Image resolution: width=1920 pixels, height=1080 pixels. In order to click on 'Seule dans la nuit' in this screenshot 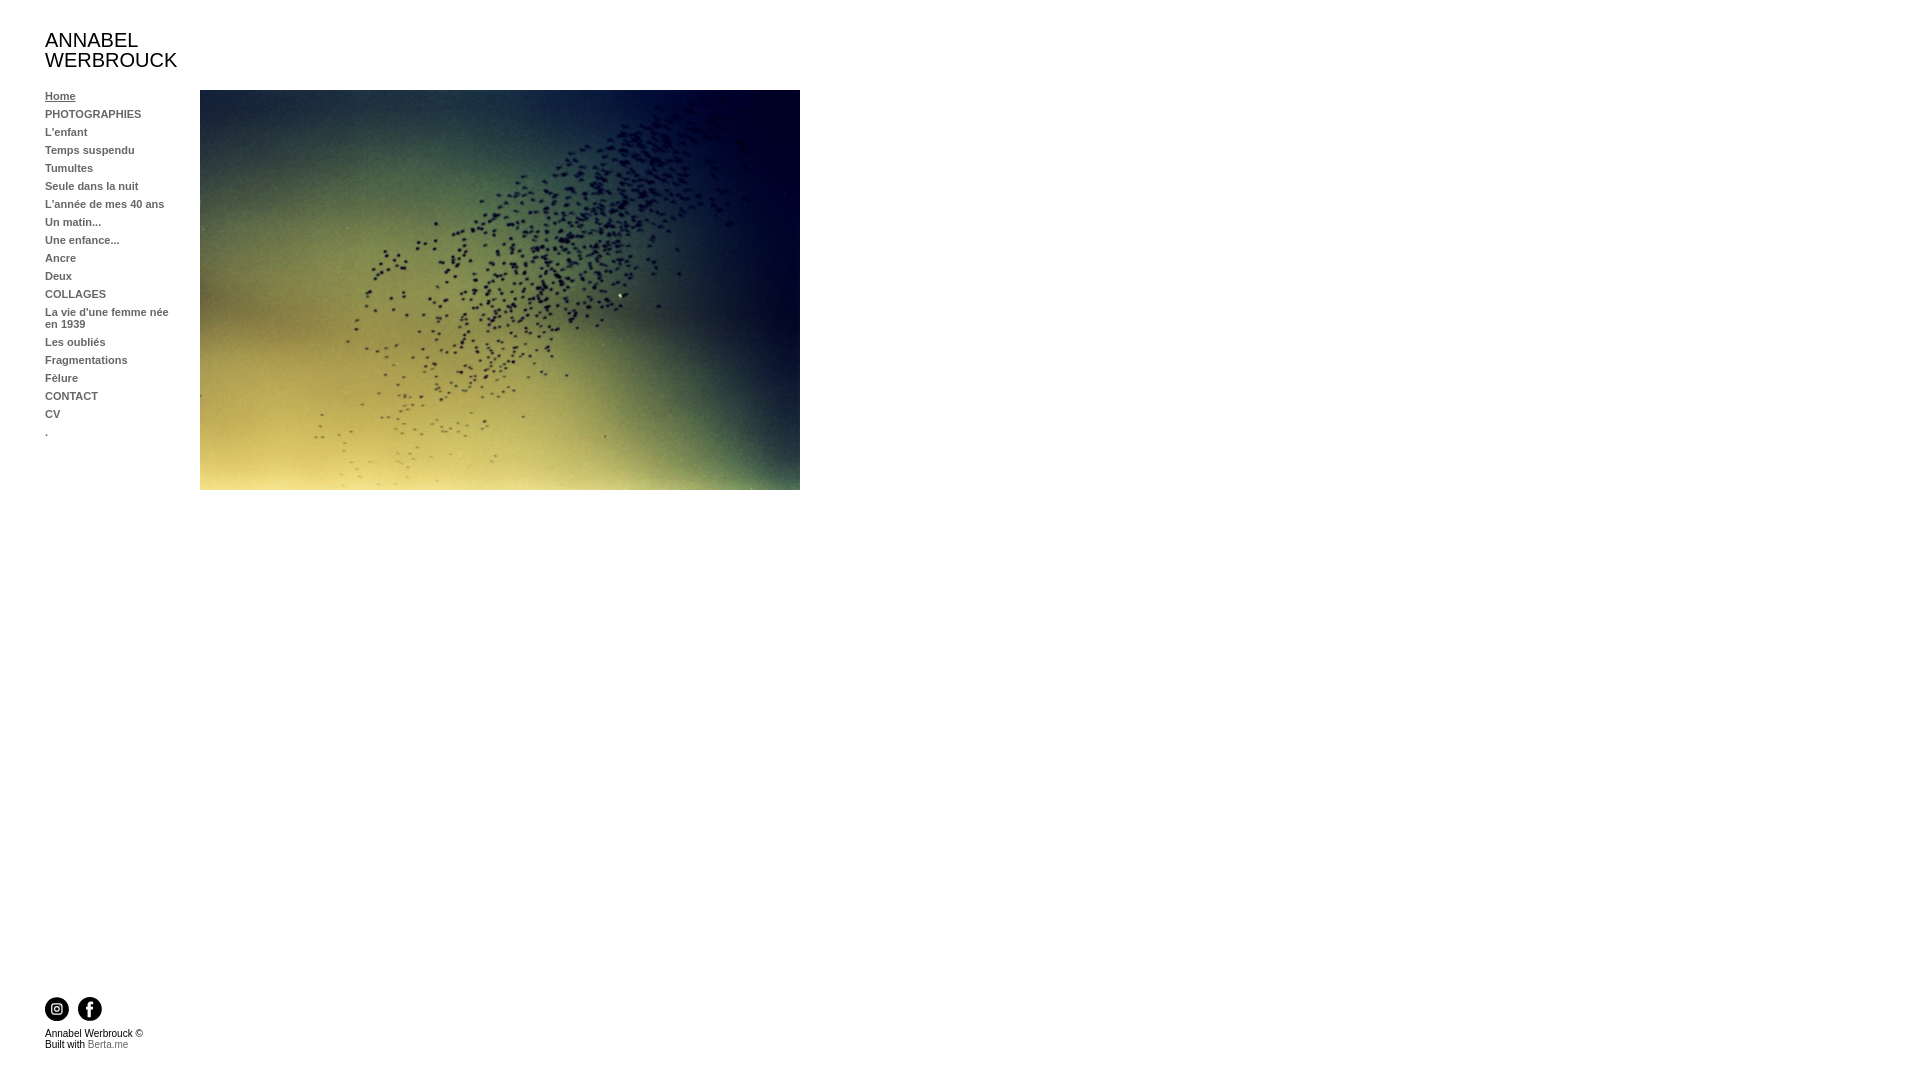, I will do `click(90, 185)`.